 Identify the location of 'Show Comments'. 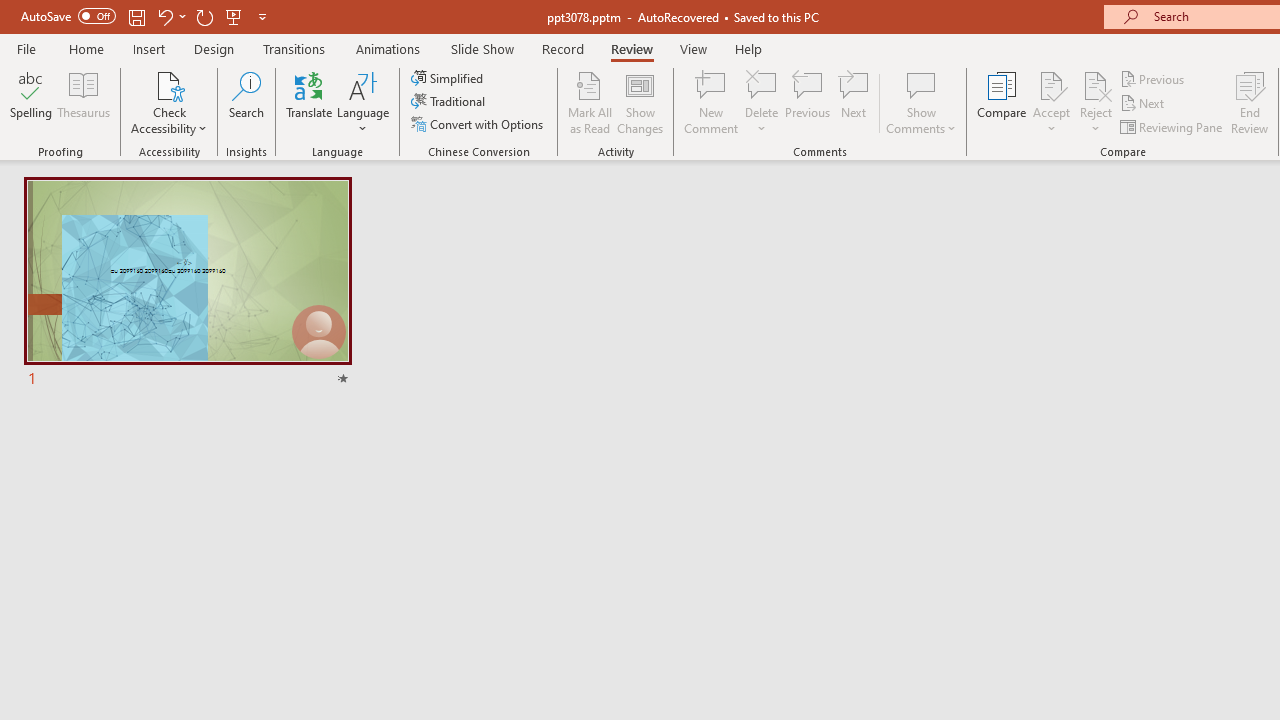
(920, 103).